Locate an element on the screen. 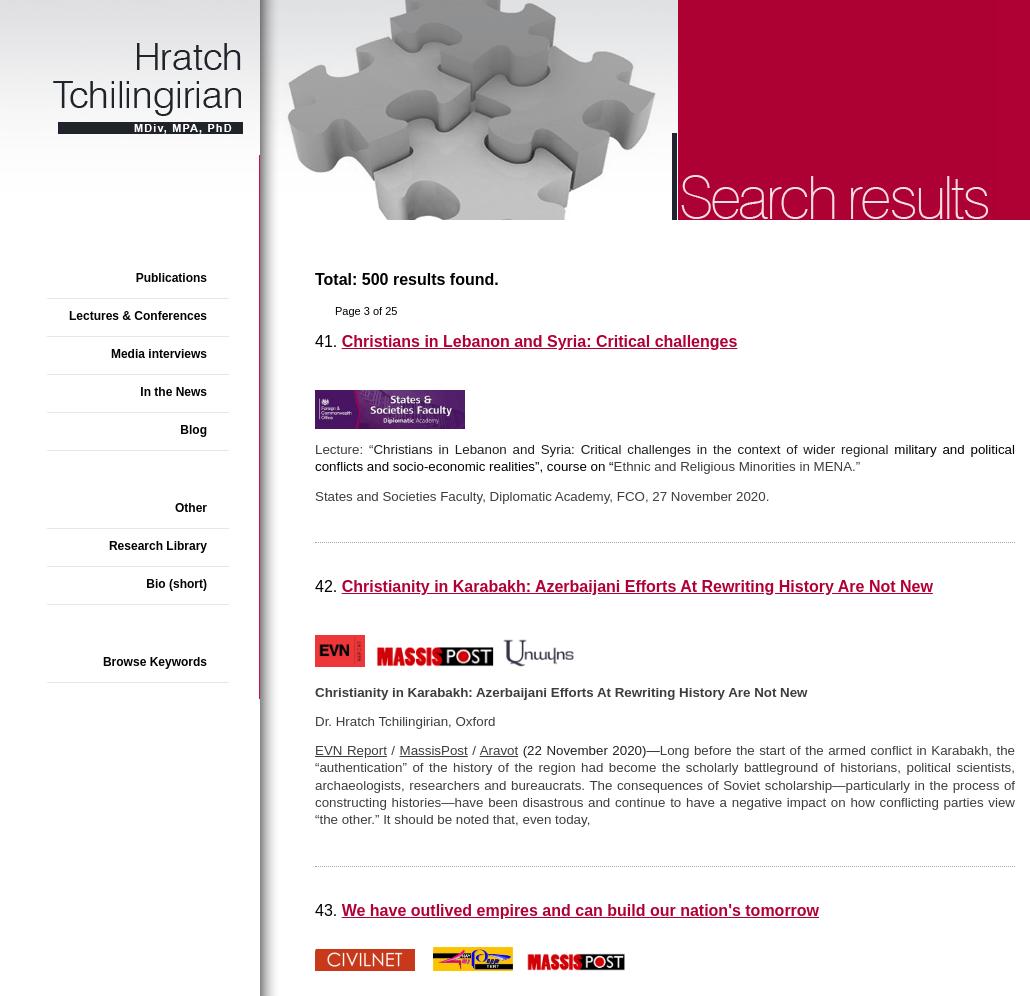 Image resolution: width=1030 pixels, height=996 pixels. 'States and Societies Faculty, Diplomatic Academy, FCO,' is located at coordinates (482, 494).